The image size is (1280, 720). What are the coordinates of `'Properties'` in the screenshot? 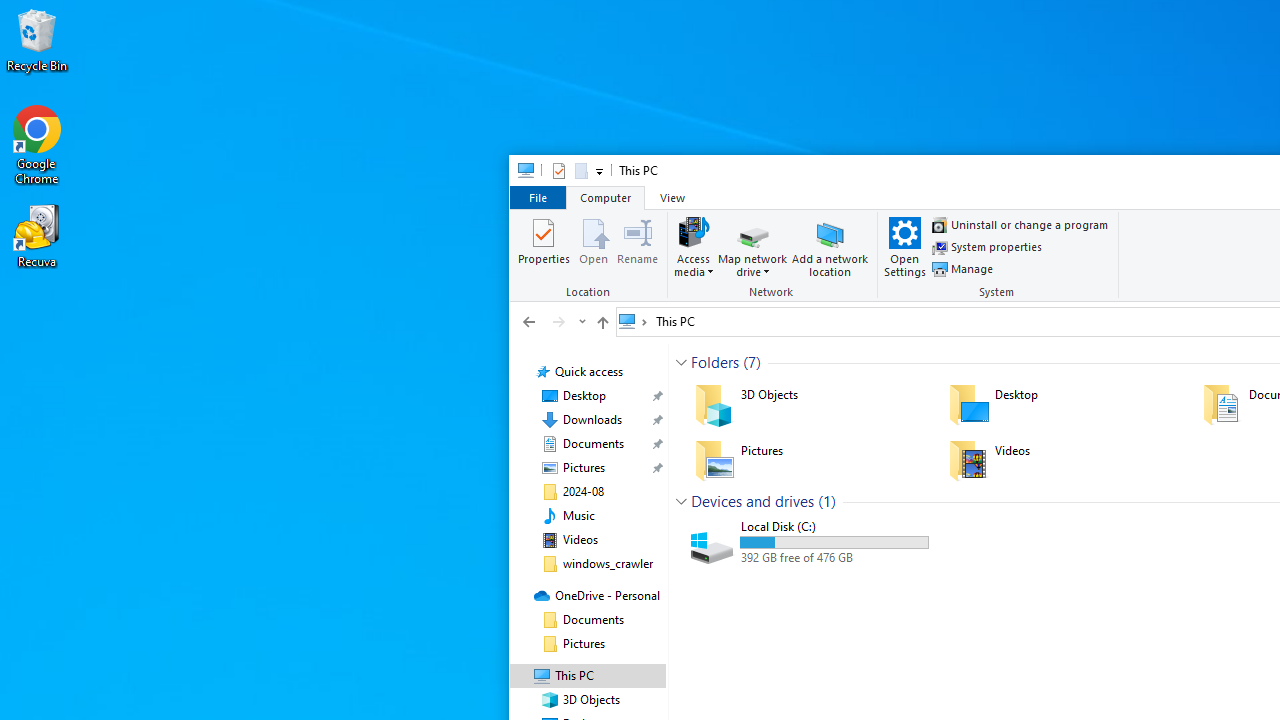 It's located at (544, 245).